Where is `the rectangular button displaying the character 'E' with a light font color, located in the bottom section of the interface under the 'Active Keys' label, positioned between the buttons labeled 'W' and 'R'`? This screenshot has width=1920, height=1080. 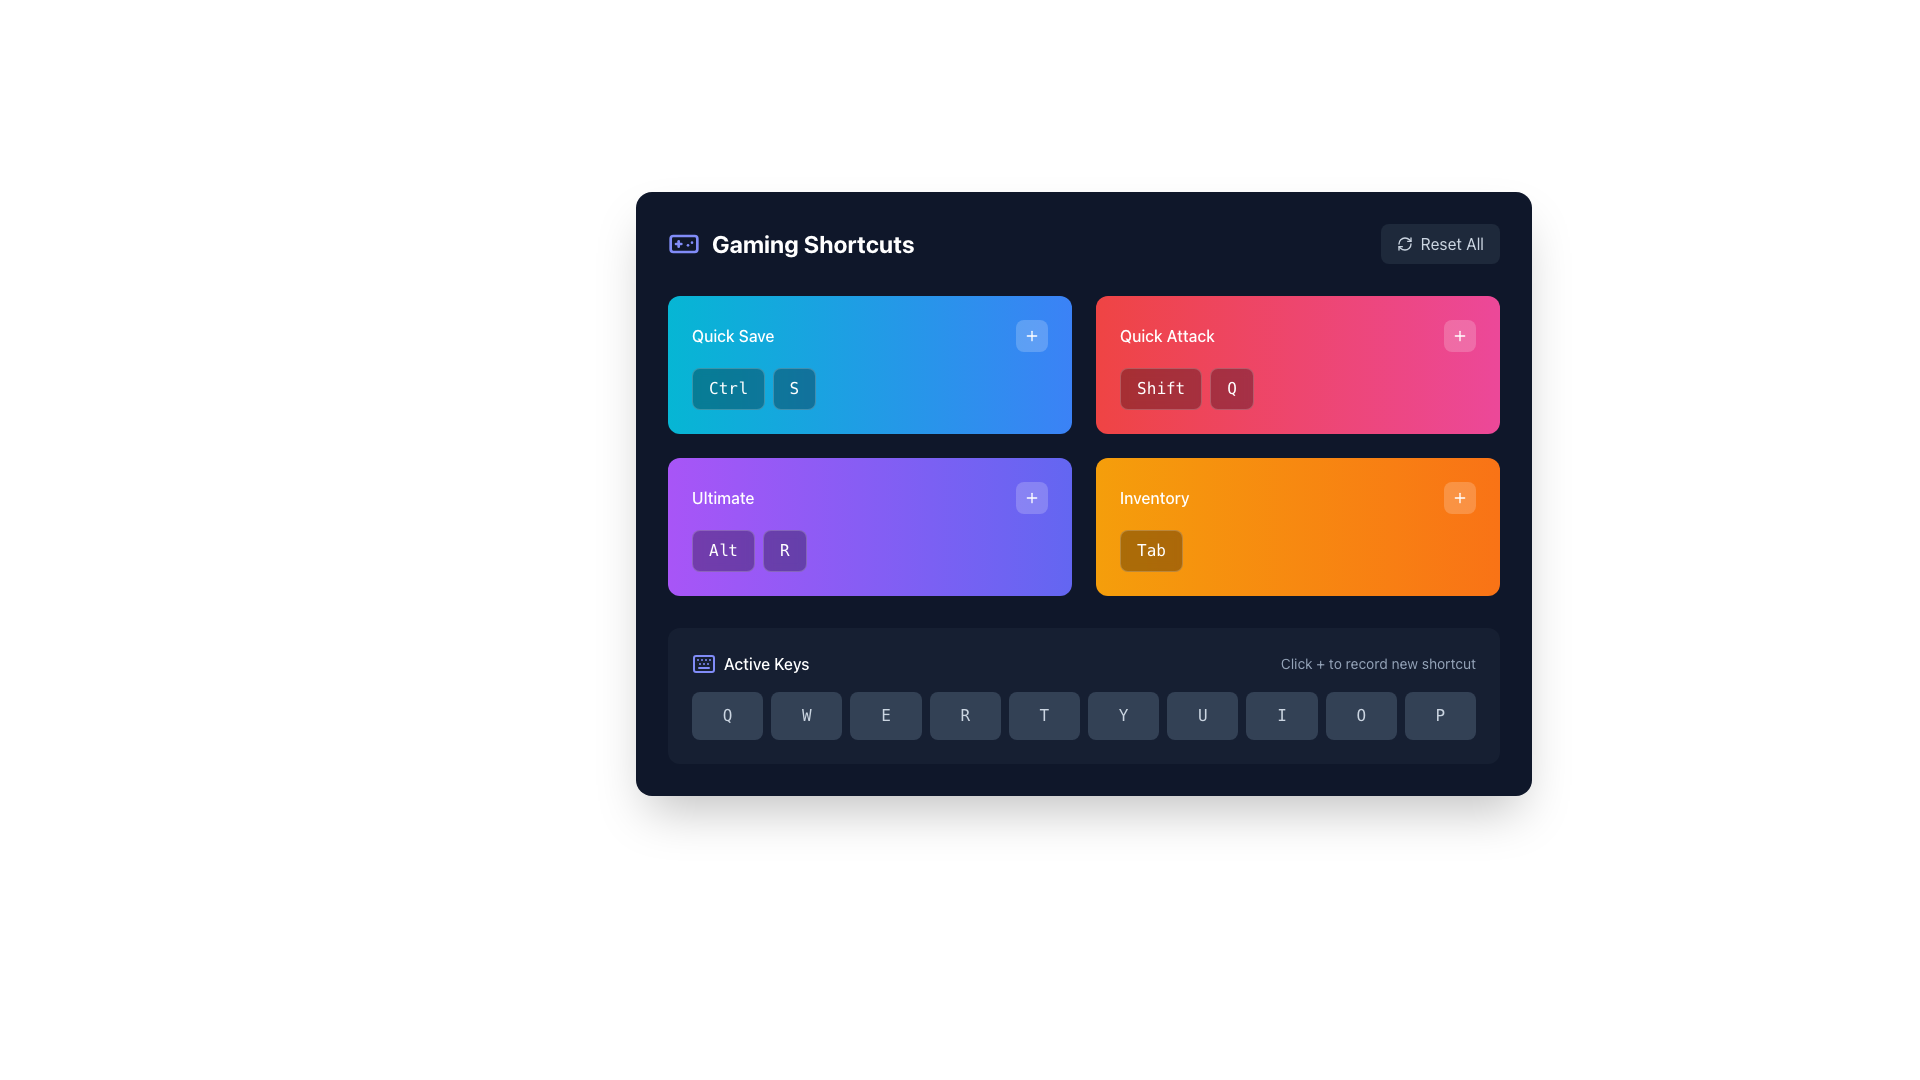 the rectangular button displaying the character 'E' with a light font color, located in the bottom section of the interface under the 'Active Keys' label, positioned between the buttons labeled 'W' and 'R' is located at coordinates (885, 715).